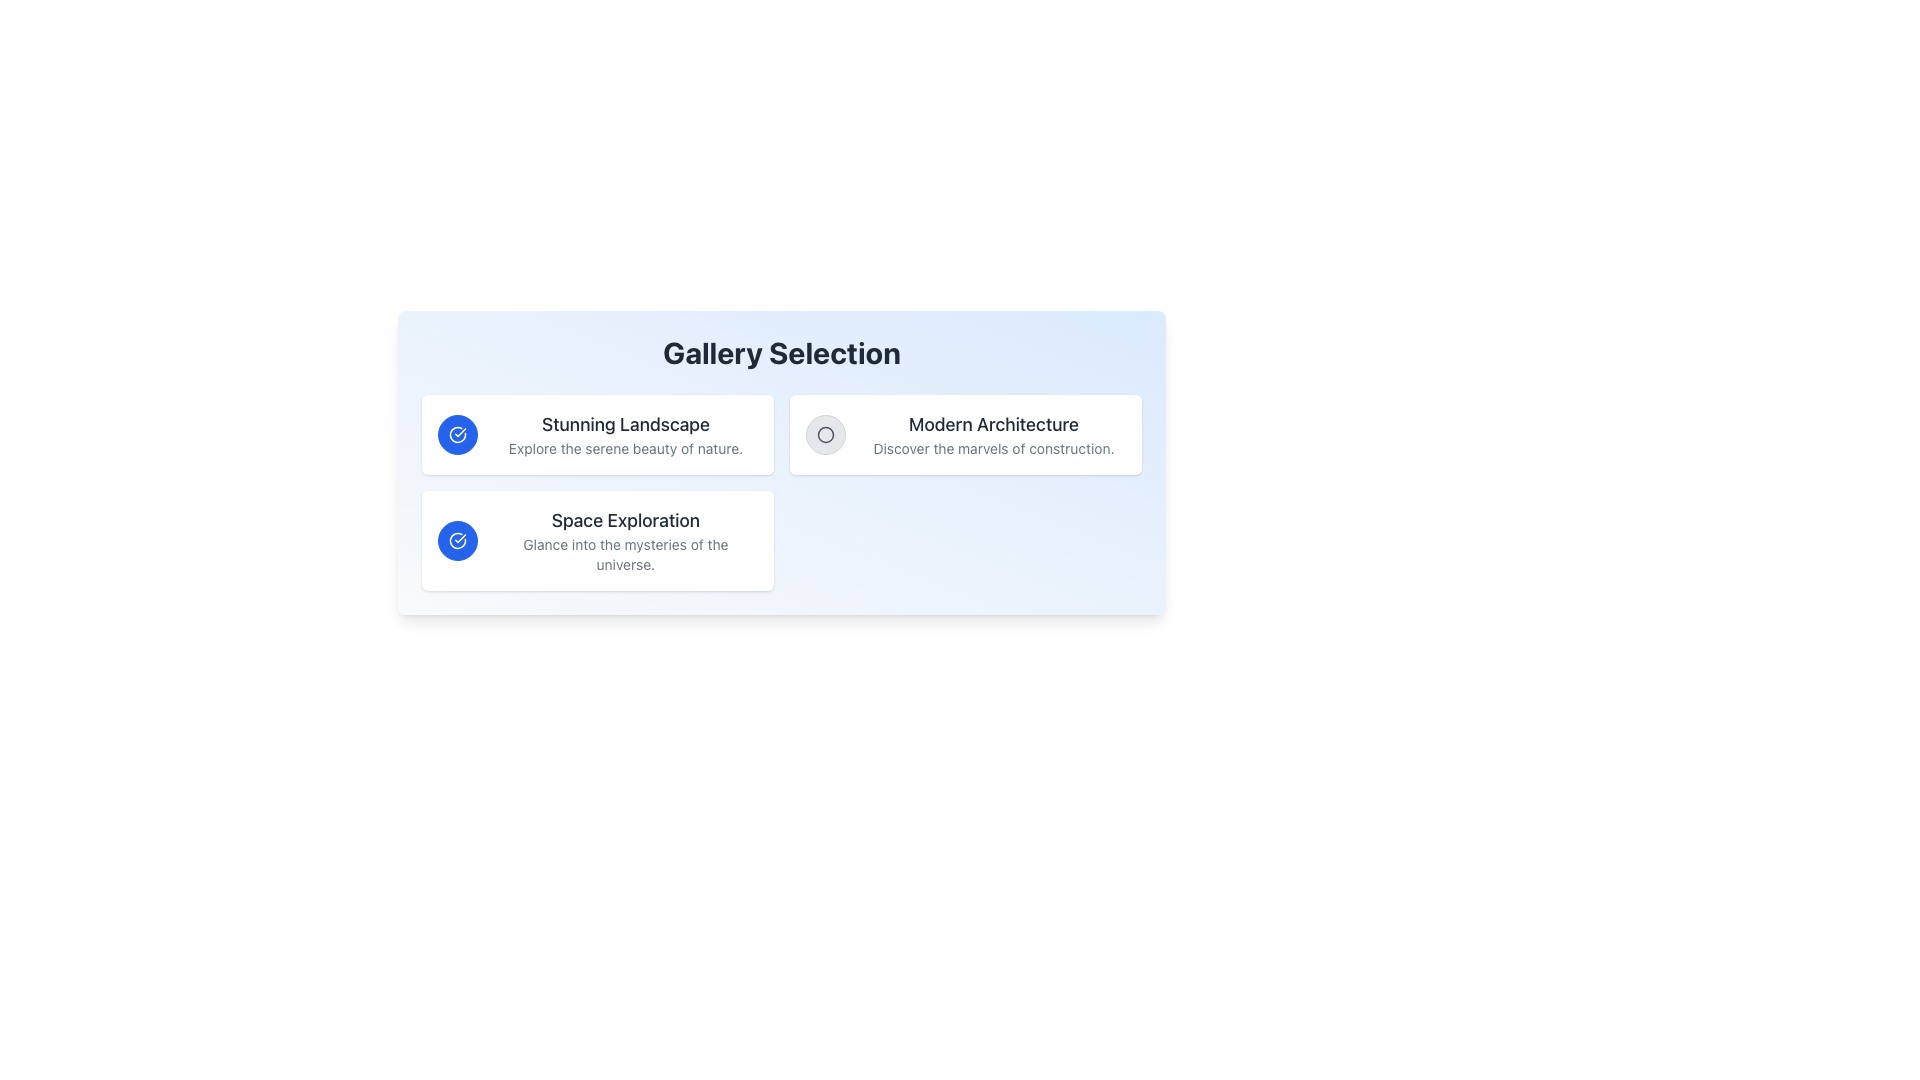 Image resolution: width=1920 pixels, height=1080 pixels. Describe the element at coordinates (825, 434) in the screenshot. I see `the button located in the top-left corner of the white card titled 'Modern Architecture'` at that location.